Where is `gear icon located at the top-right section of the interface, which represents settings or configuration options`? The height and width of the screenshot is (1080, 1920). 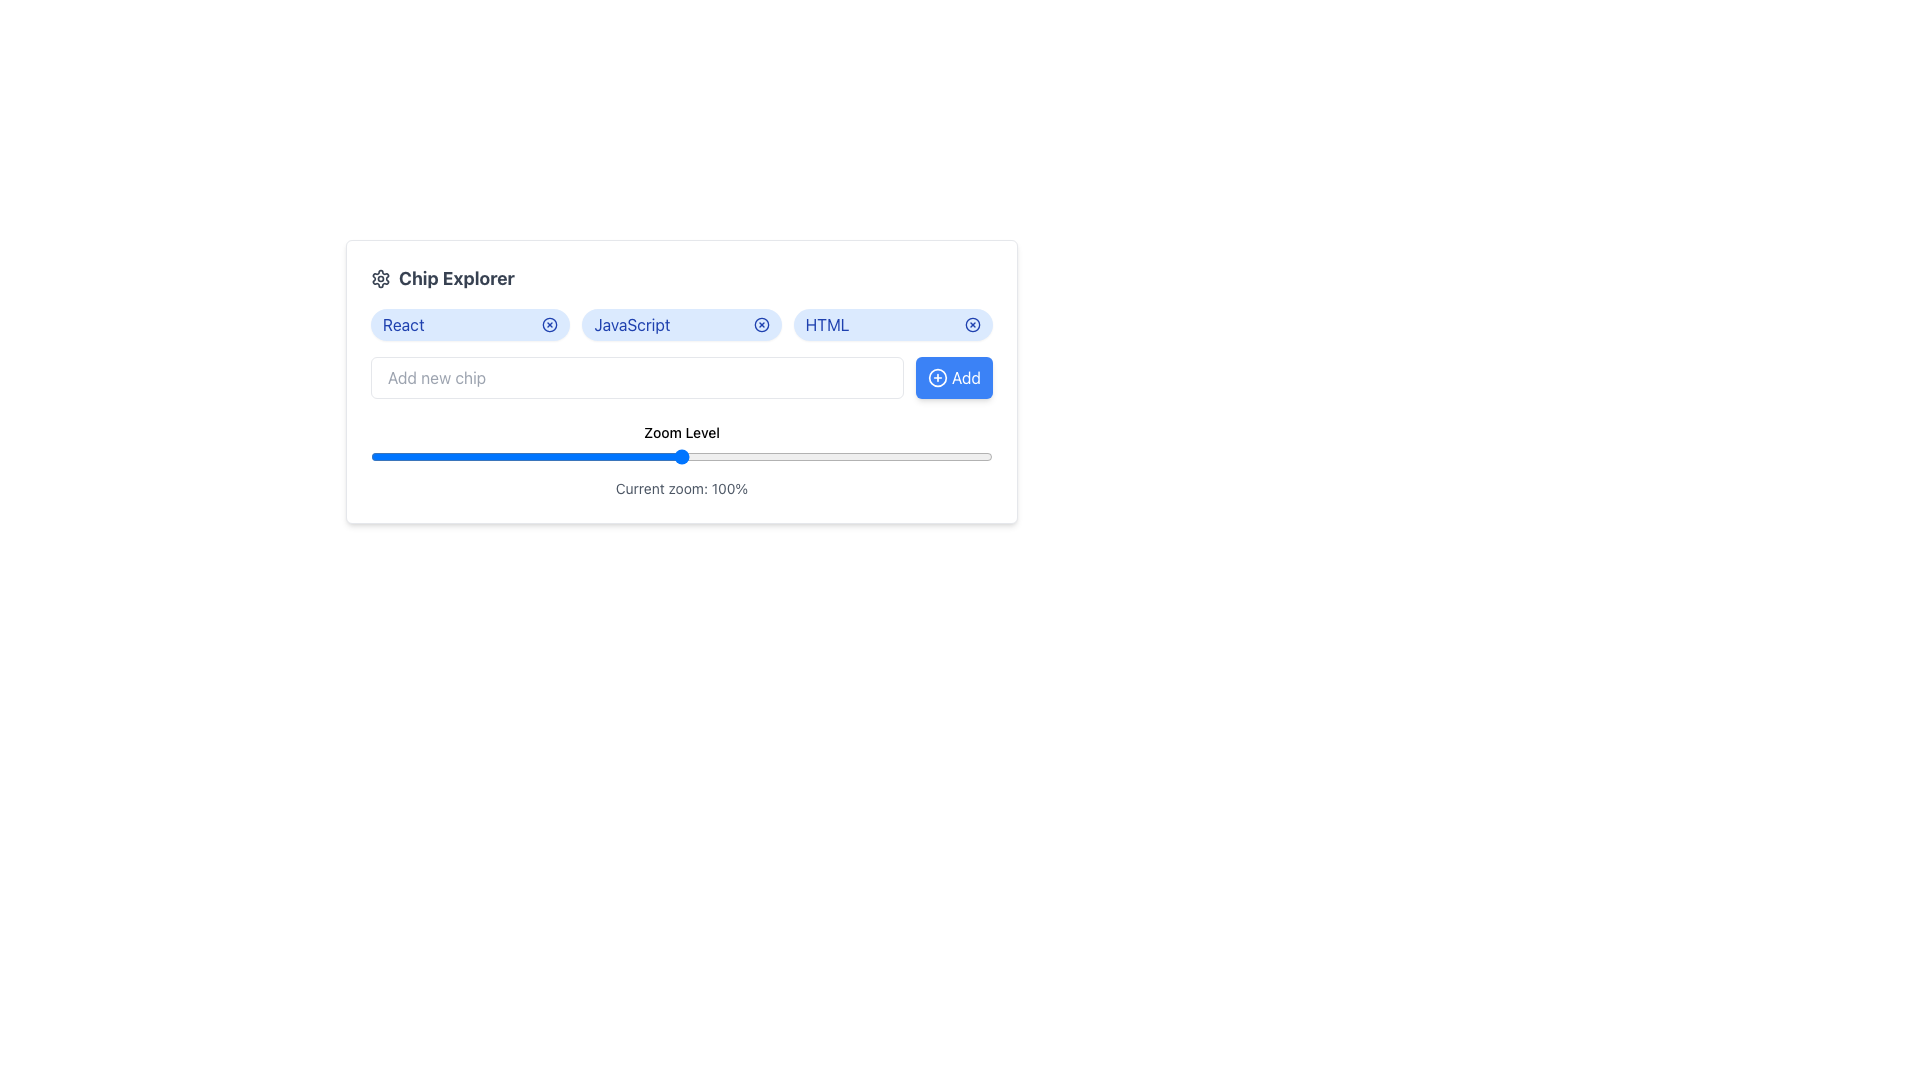
gear icon located at the top-right section of the interface, which represents settings or configuration options is located at coordinates (380, 278).